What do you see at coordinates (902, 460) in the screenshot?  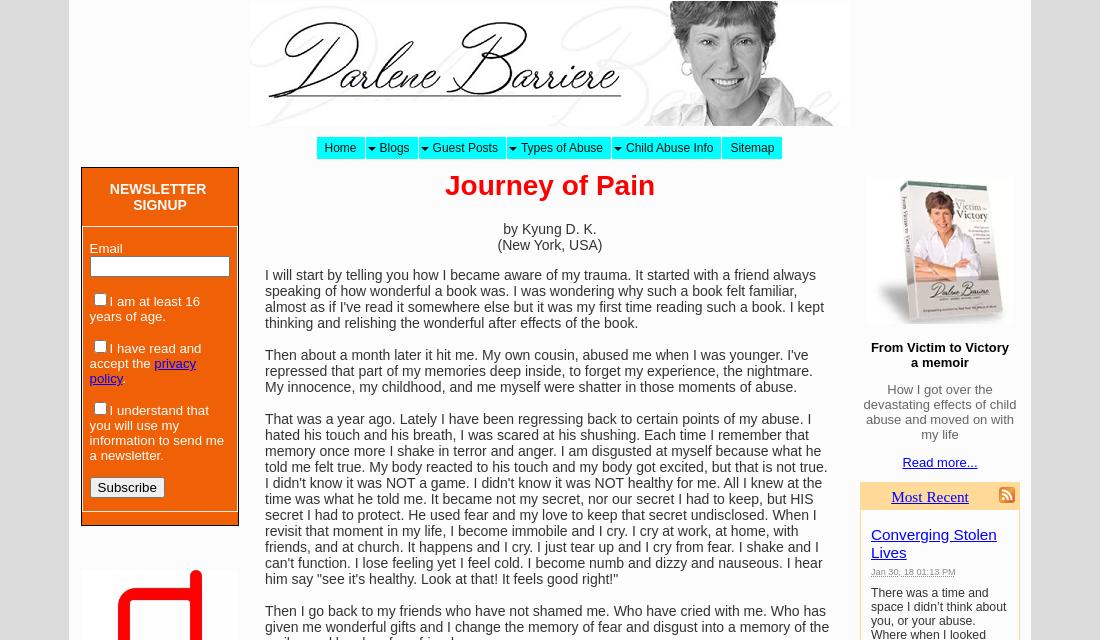 I see `'Read more...'` at bounding box center [902, 460].